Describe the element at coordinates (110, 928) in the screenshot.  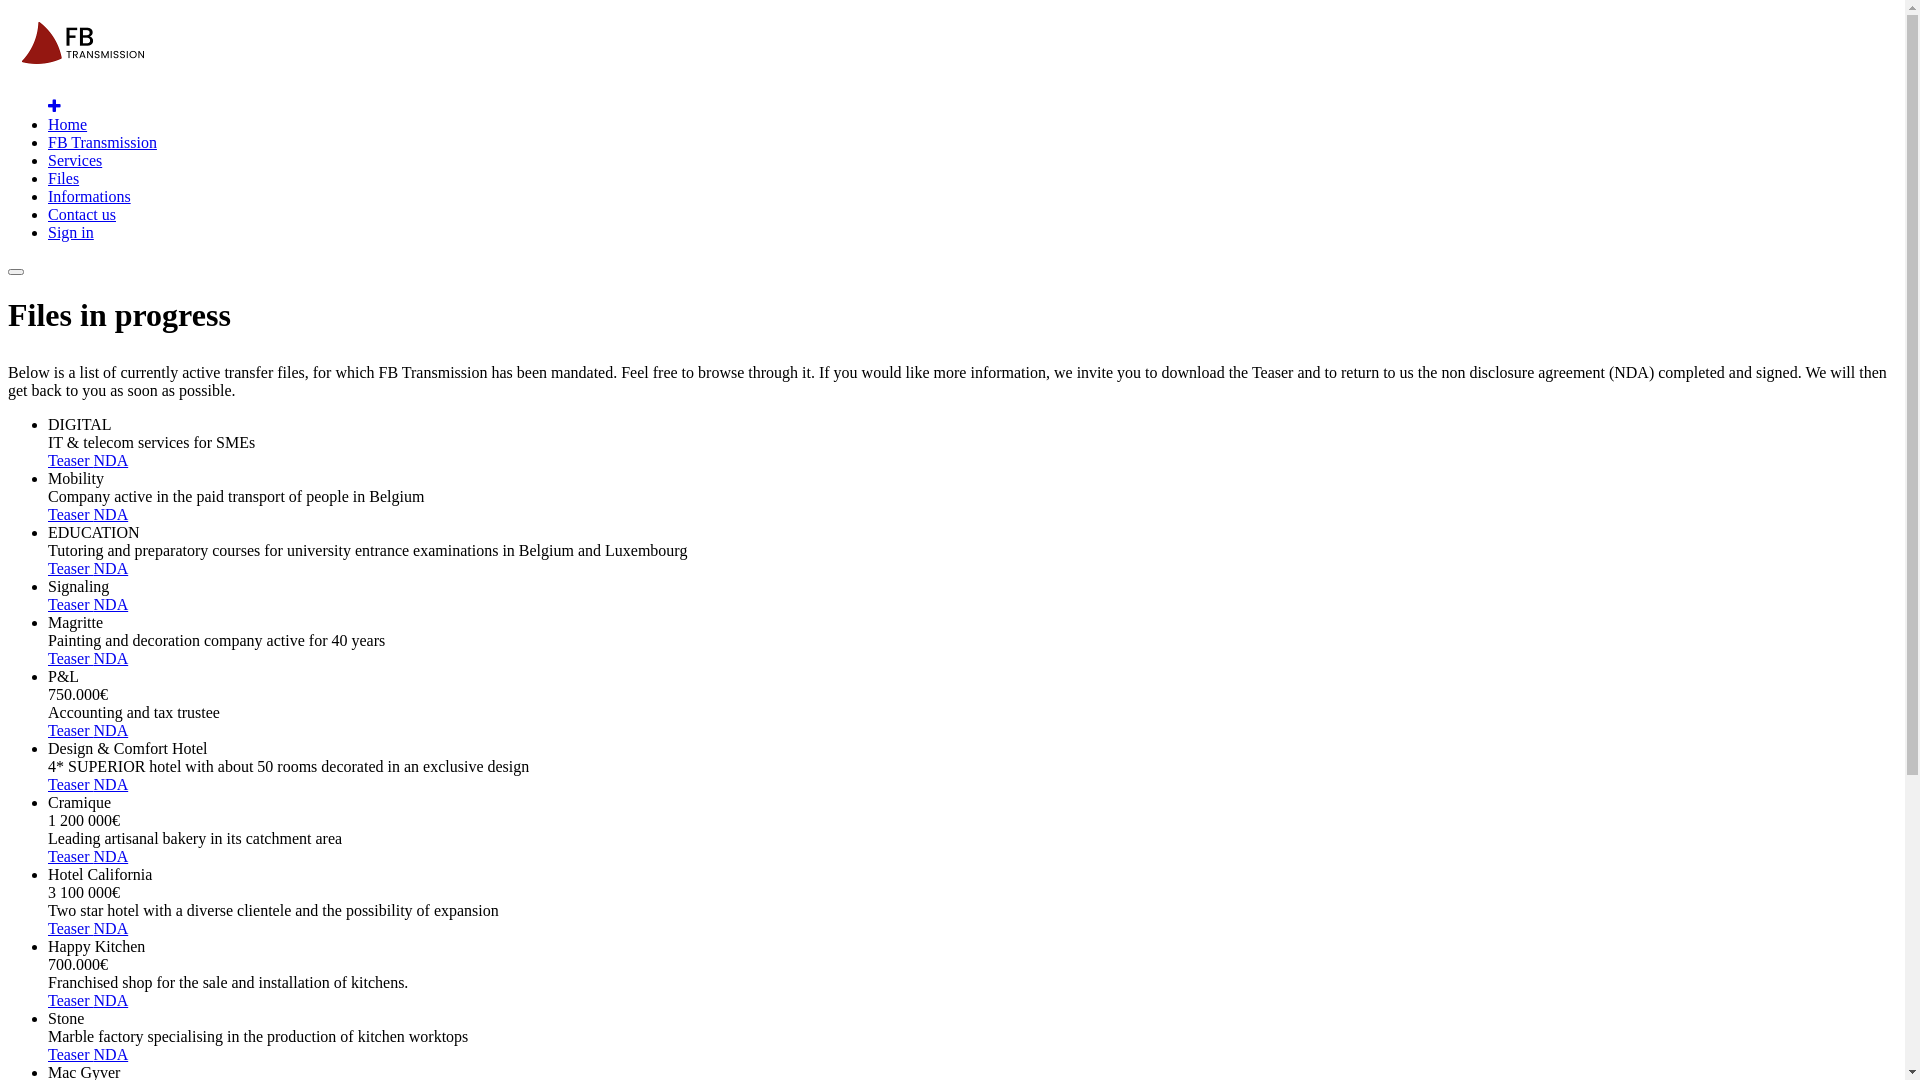
I see `'NDA'` at that location.